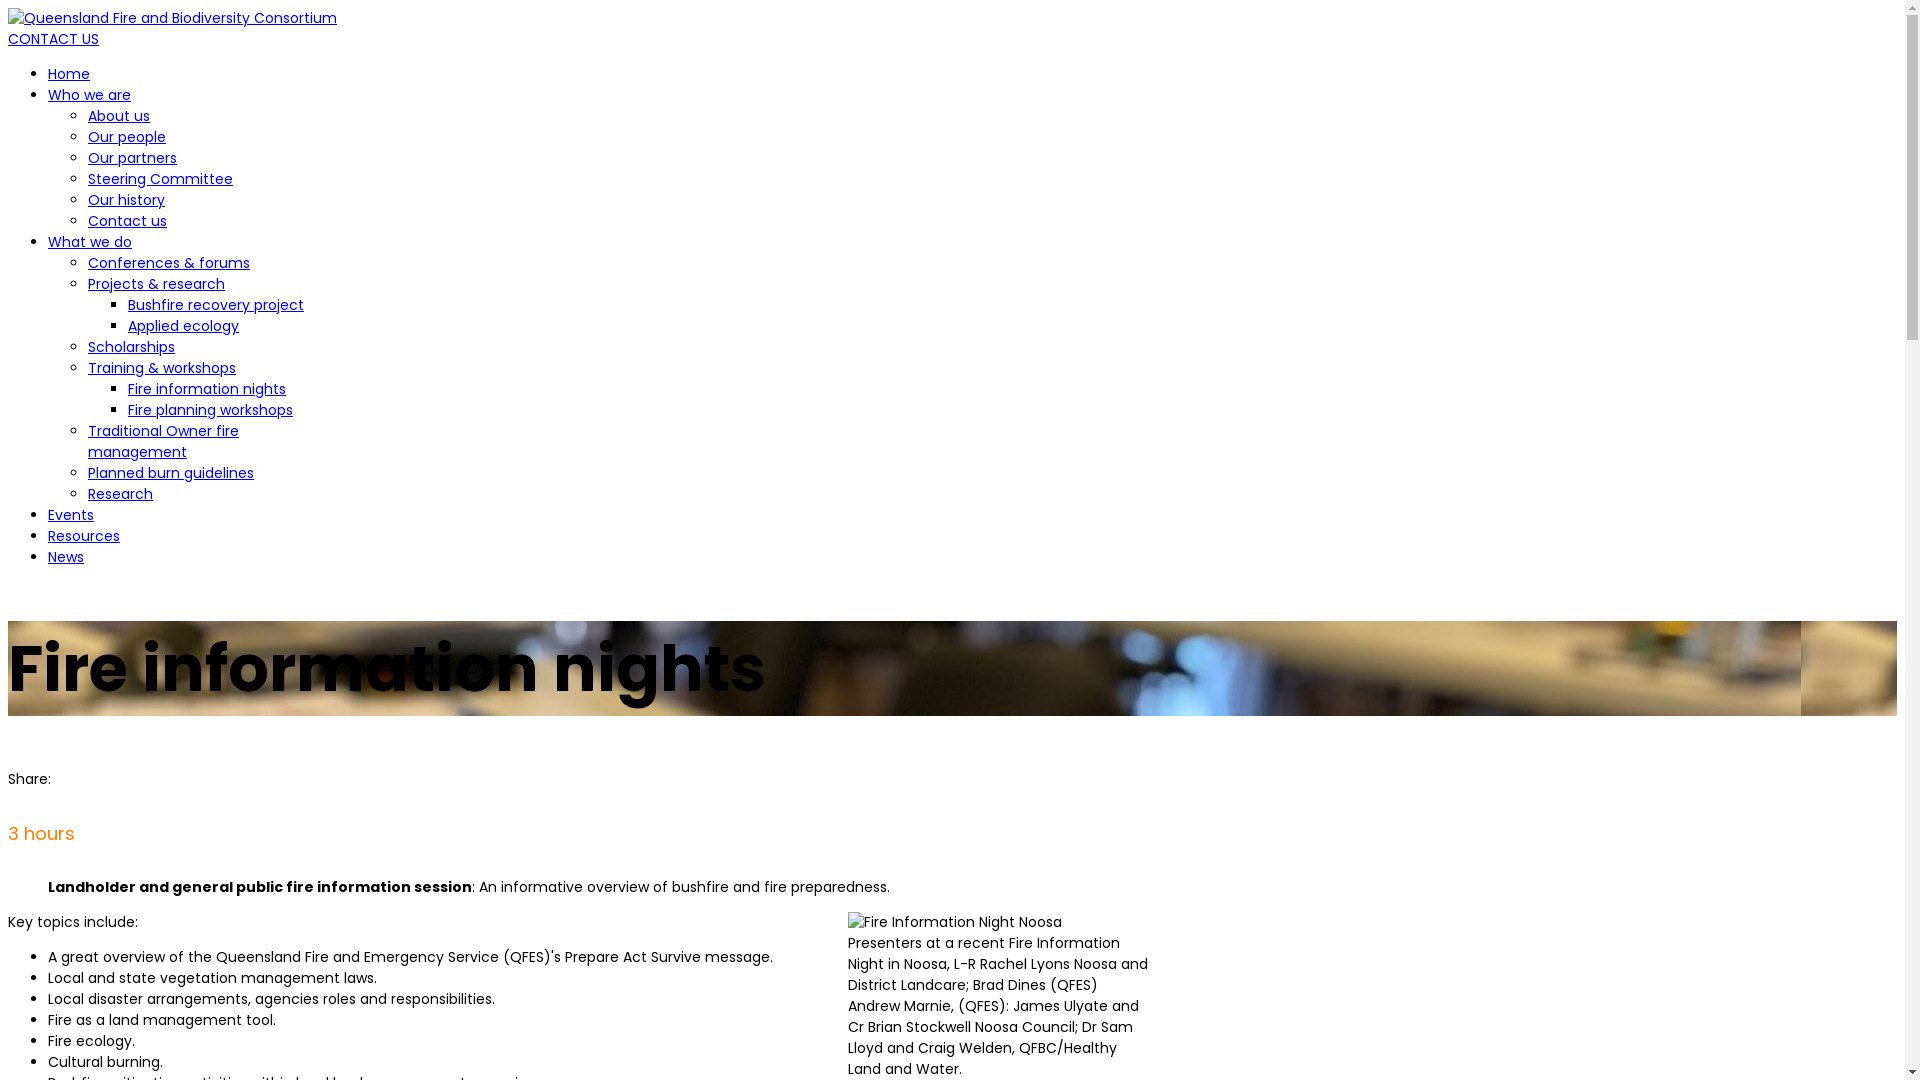 Image resolution: width=1920 pixels, height=1080 pixels. Describe the element at coordinates (86, 115) in the screenshot. I see `'About us'` at that location.